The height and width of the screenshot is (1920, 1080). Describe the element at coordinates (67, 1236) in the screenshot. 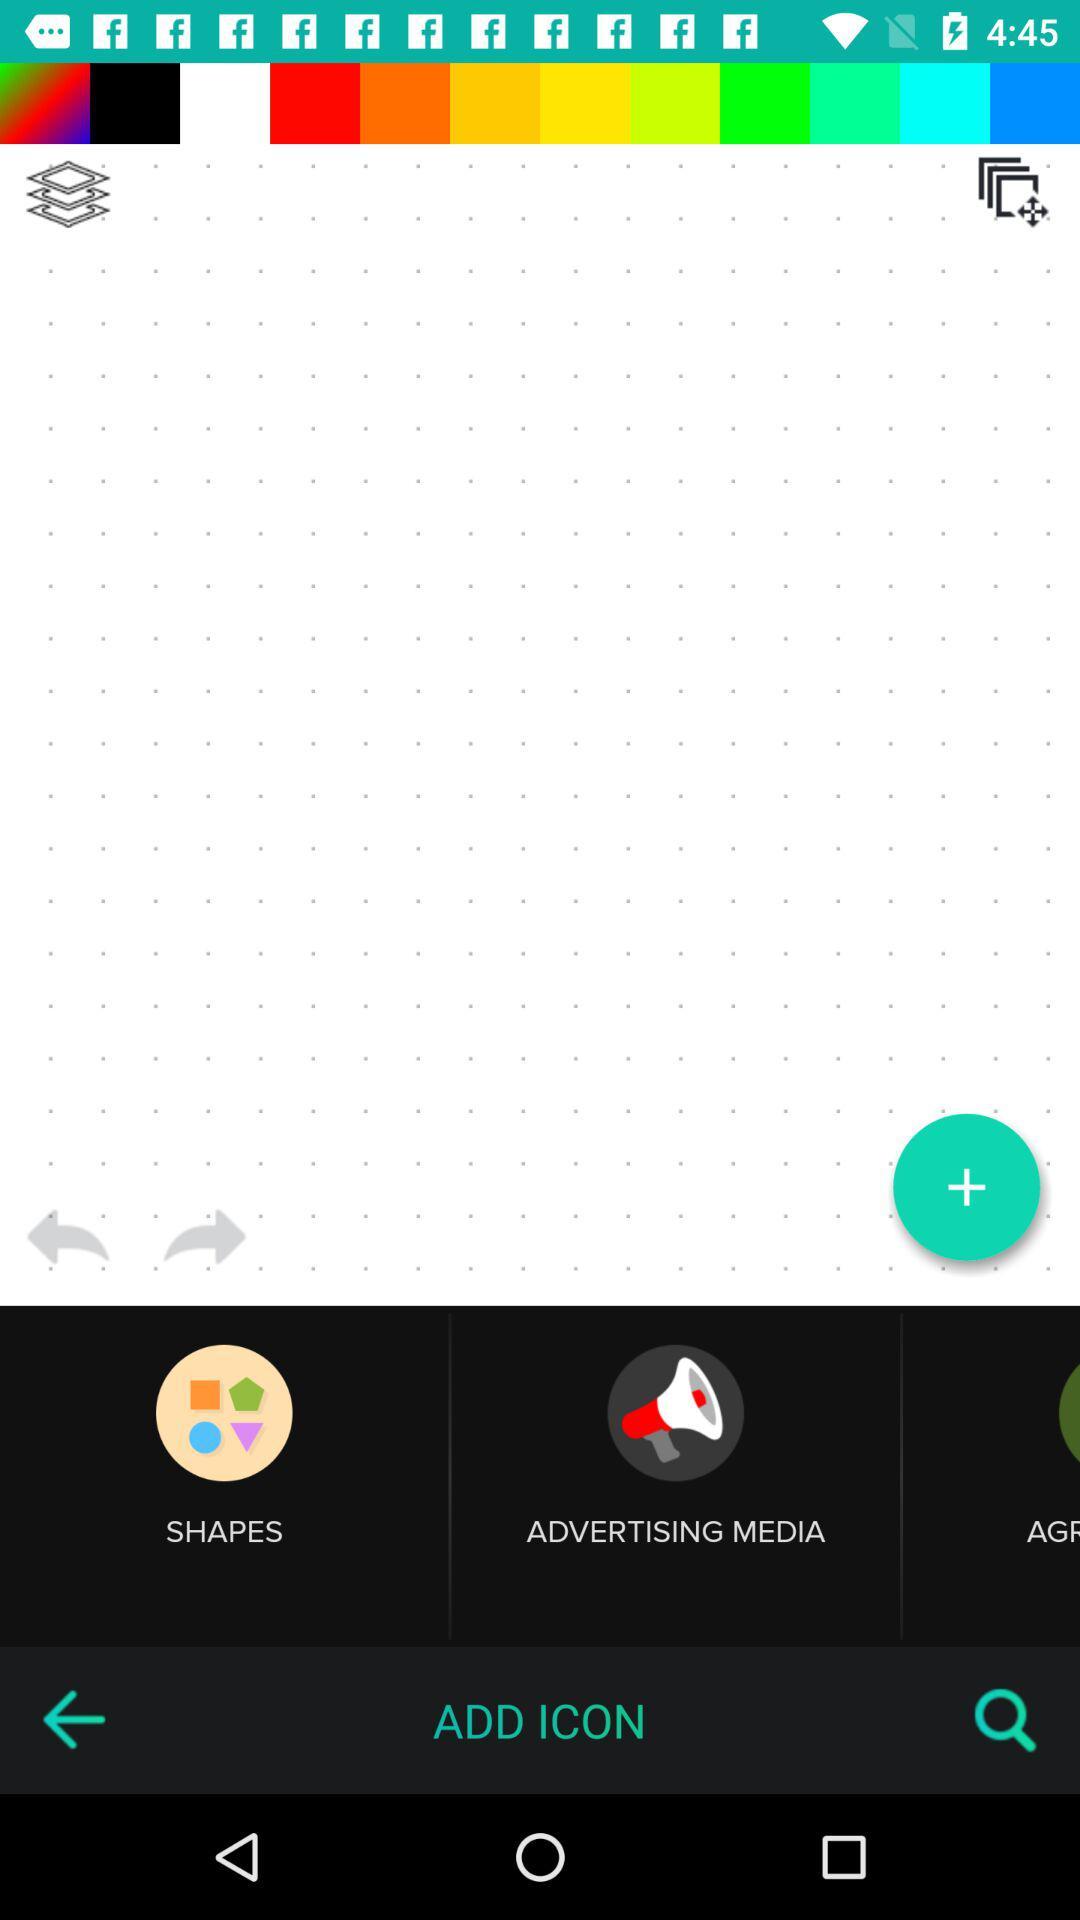

I see `item above shapes item` at that location.